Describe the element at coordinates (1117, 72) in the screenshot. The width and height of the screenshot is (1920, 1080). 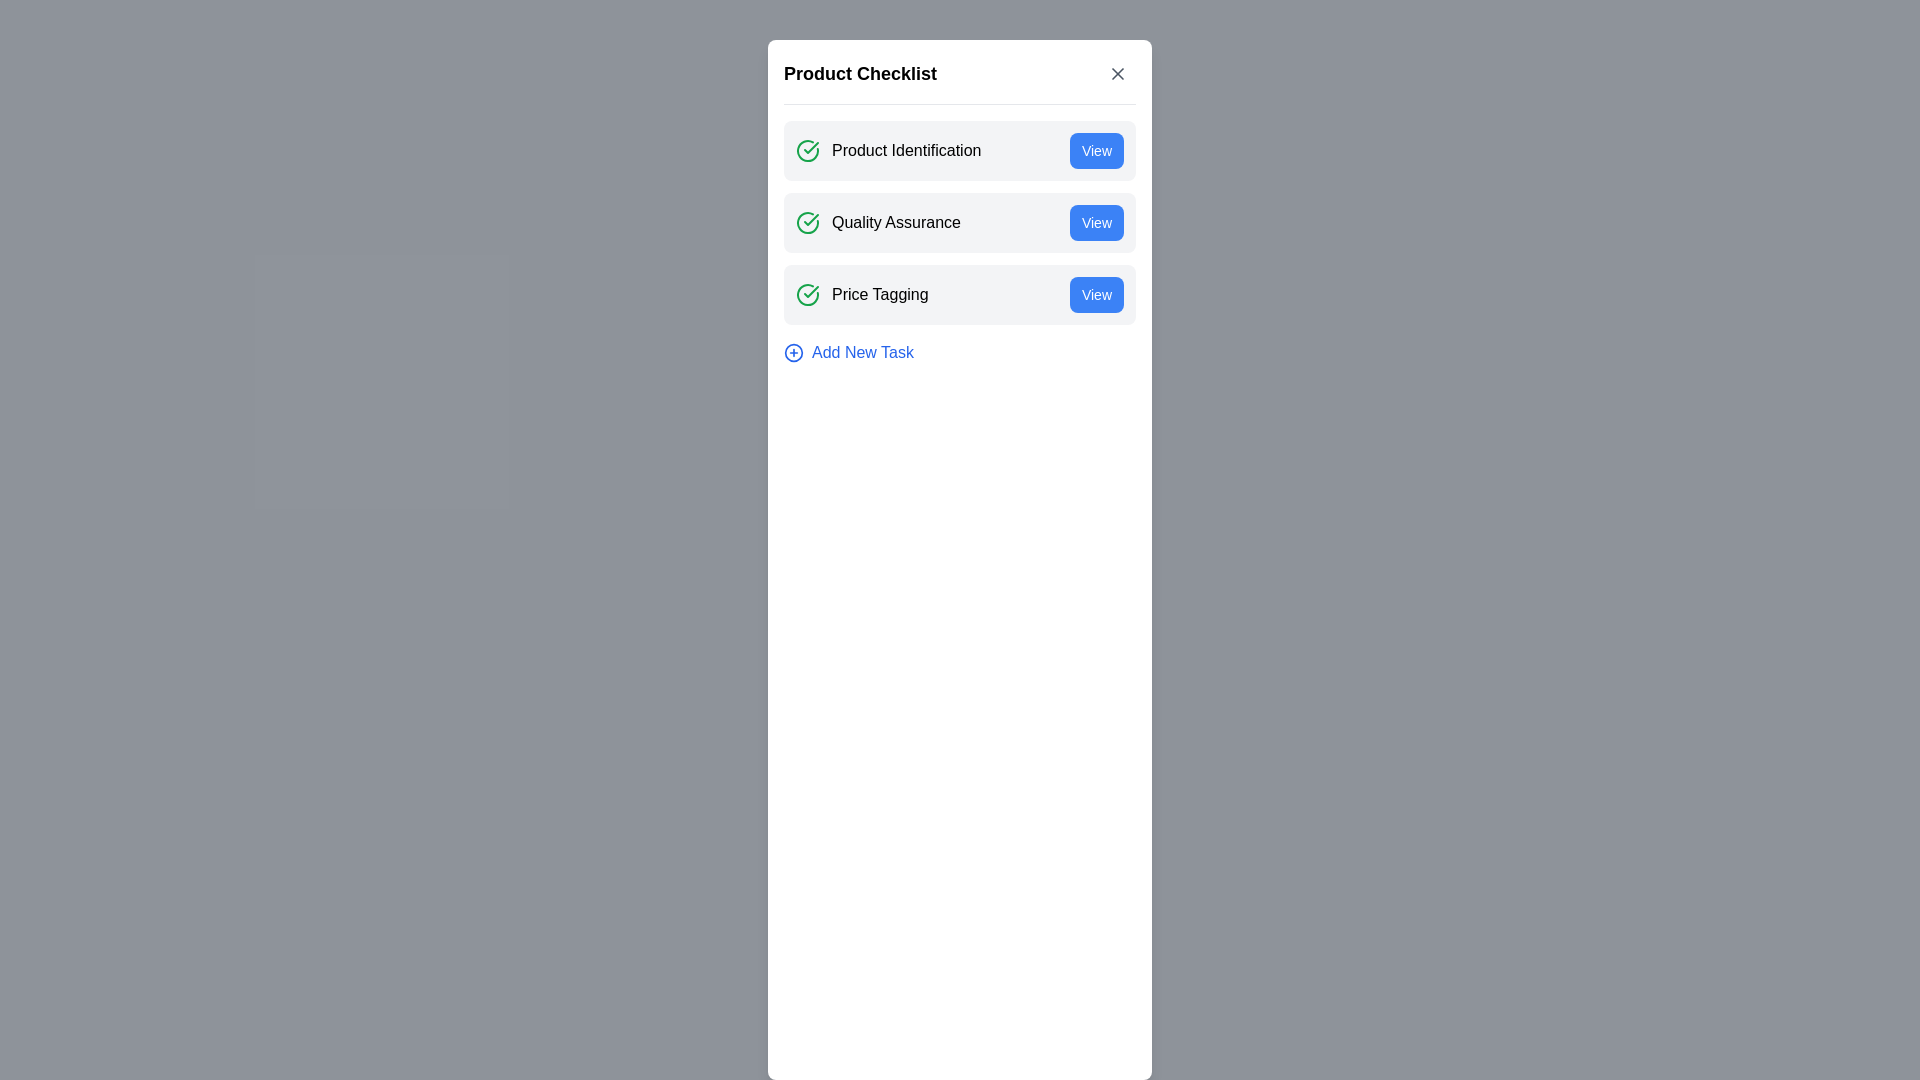
I see `the close button located at the top-right corner of the 'Product Checklist' header section` at that location.